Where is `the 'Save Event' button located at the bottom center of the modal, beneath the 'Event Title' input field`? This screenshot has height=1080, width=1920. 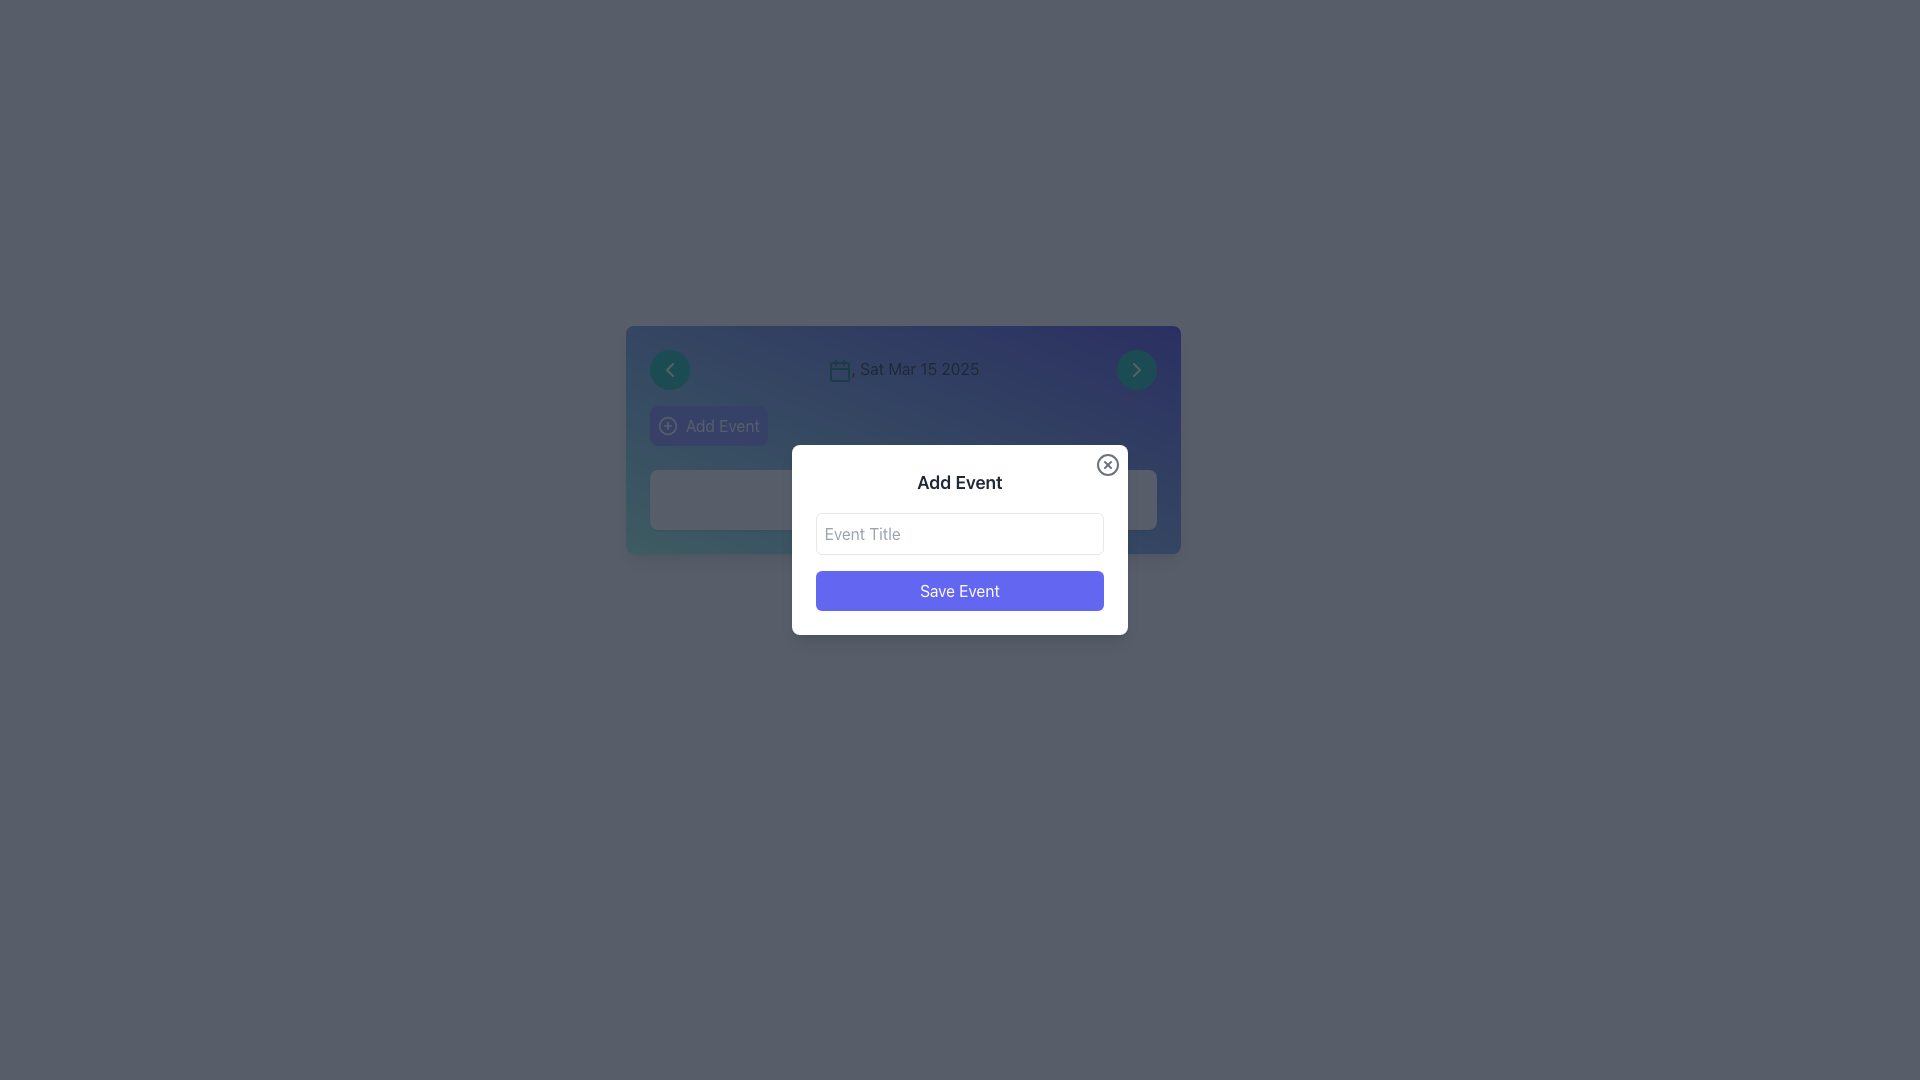 the 'Save Event' button located at the bottom center of the modal, beneath the 'Event Title' input field is located at coordinates (960, 589).